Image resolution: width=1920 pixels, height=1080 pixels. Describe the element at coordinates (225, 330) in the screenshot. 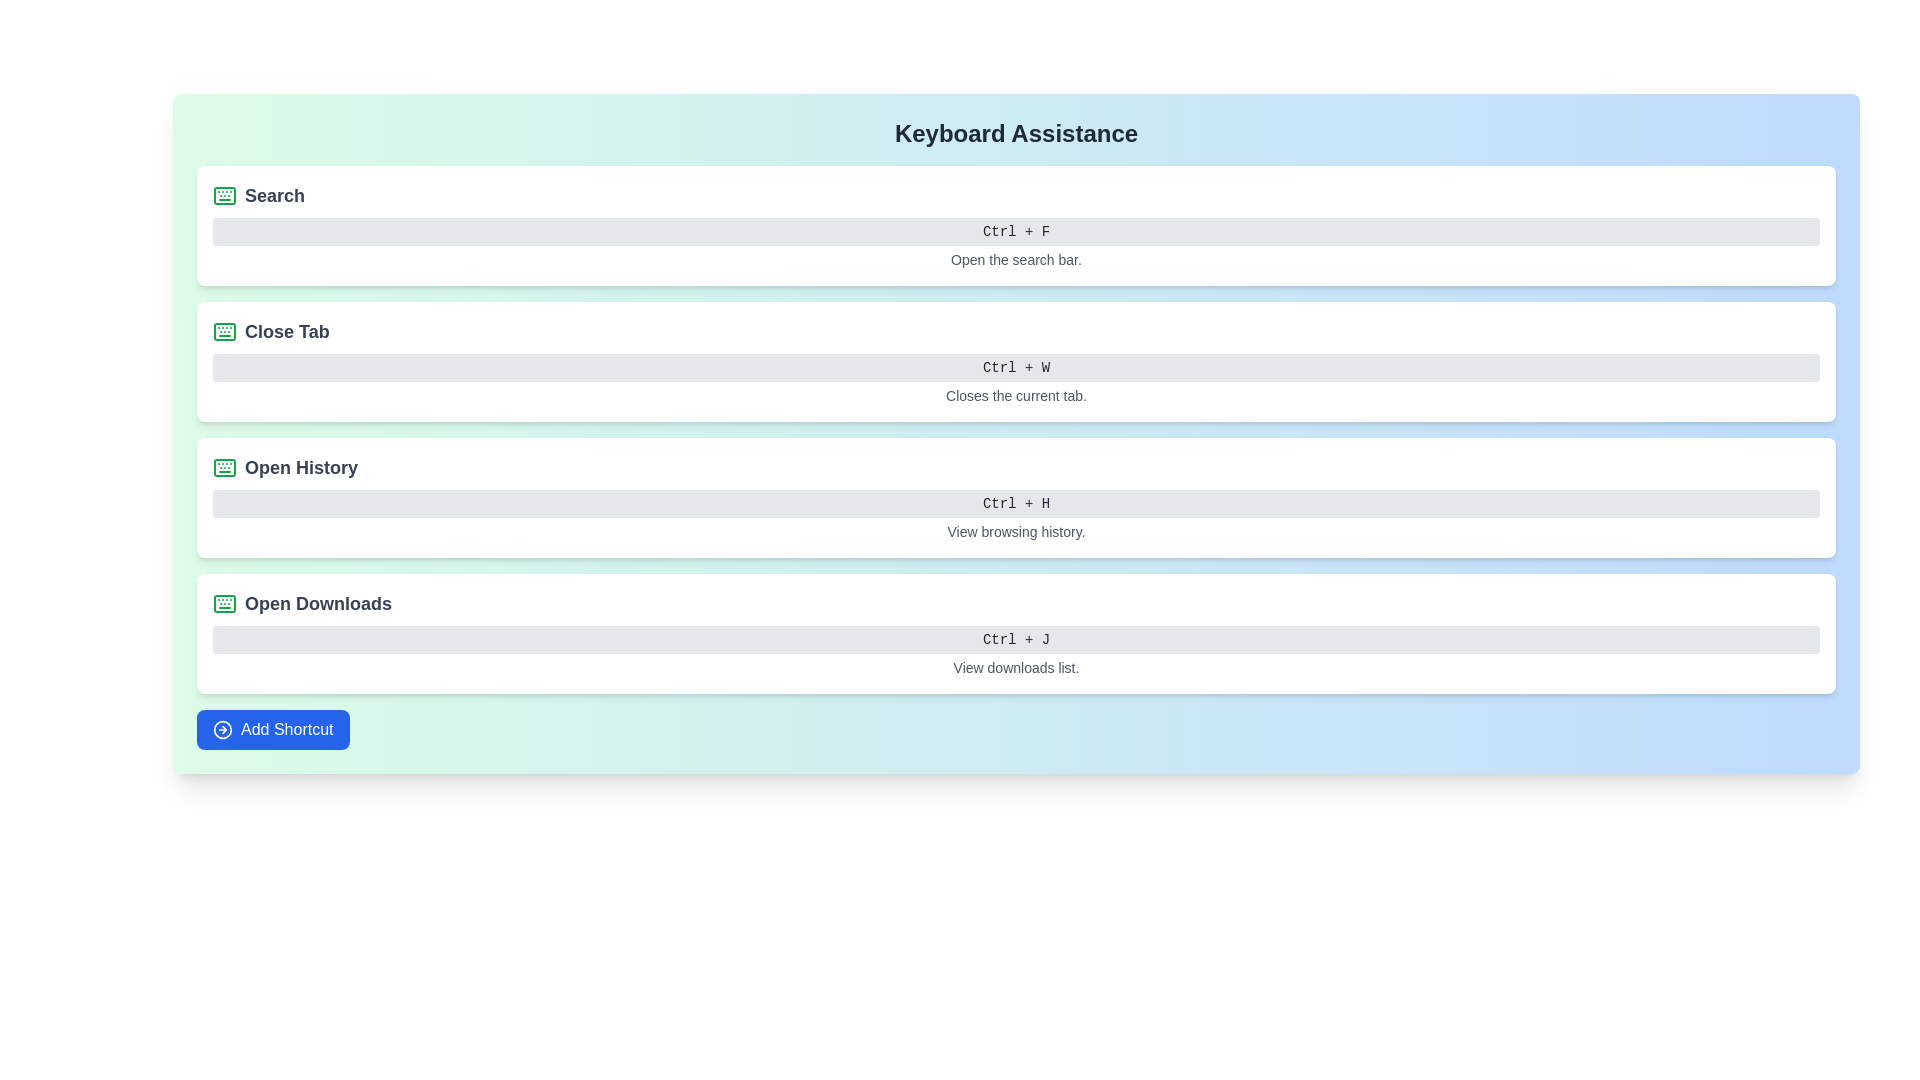

I see `the small, green-colored keyboard symbol icon located to the left of the 'Close Tab' text in the second group of options` at that location.